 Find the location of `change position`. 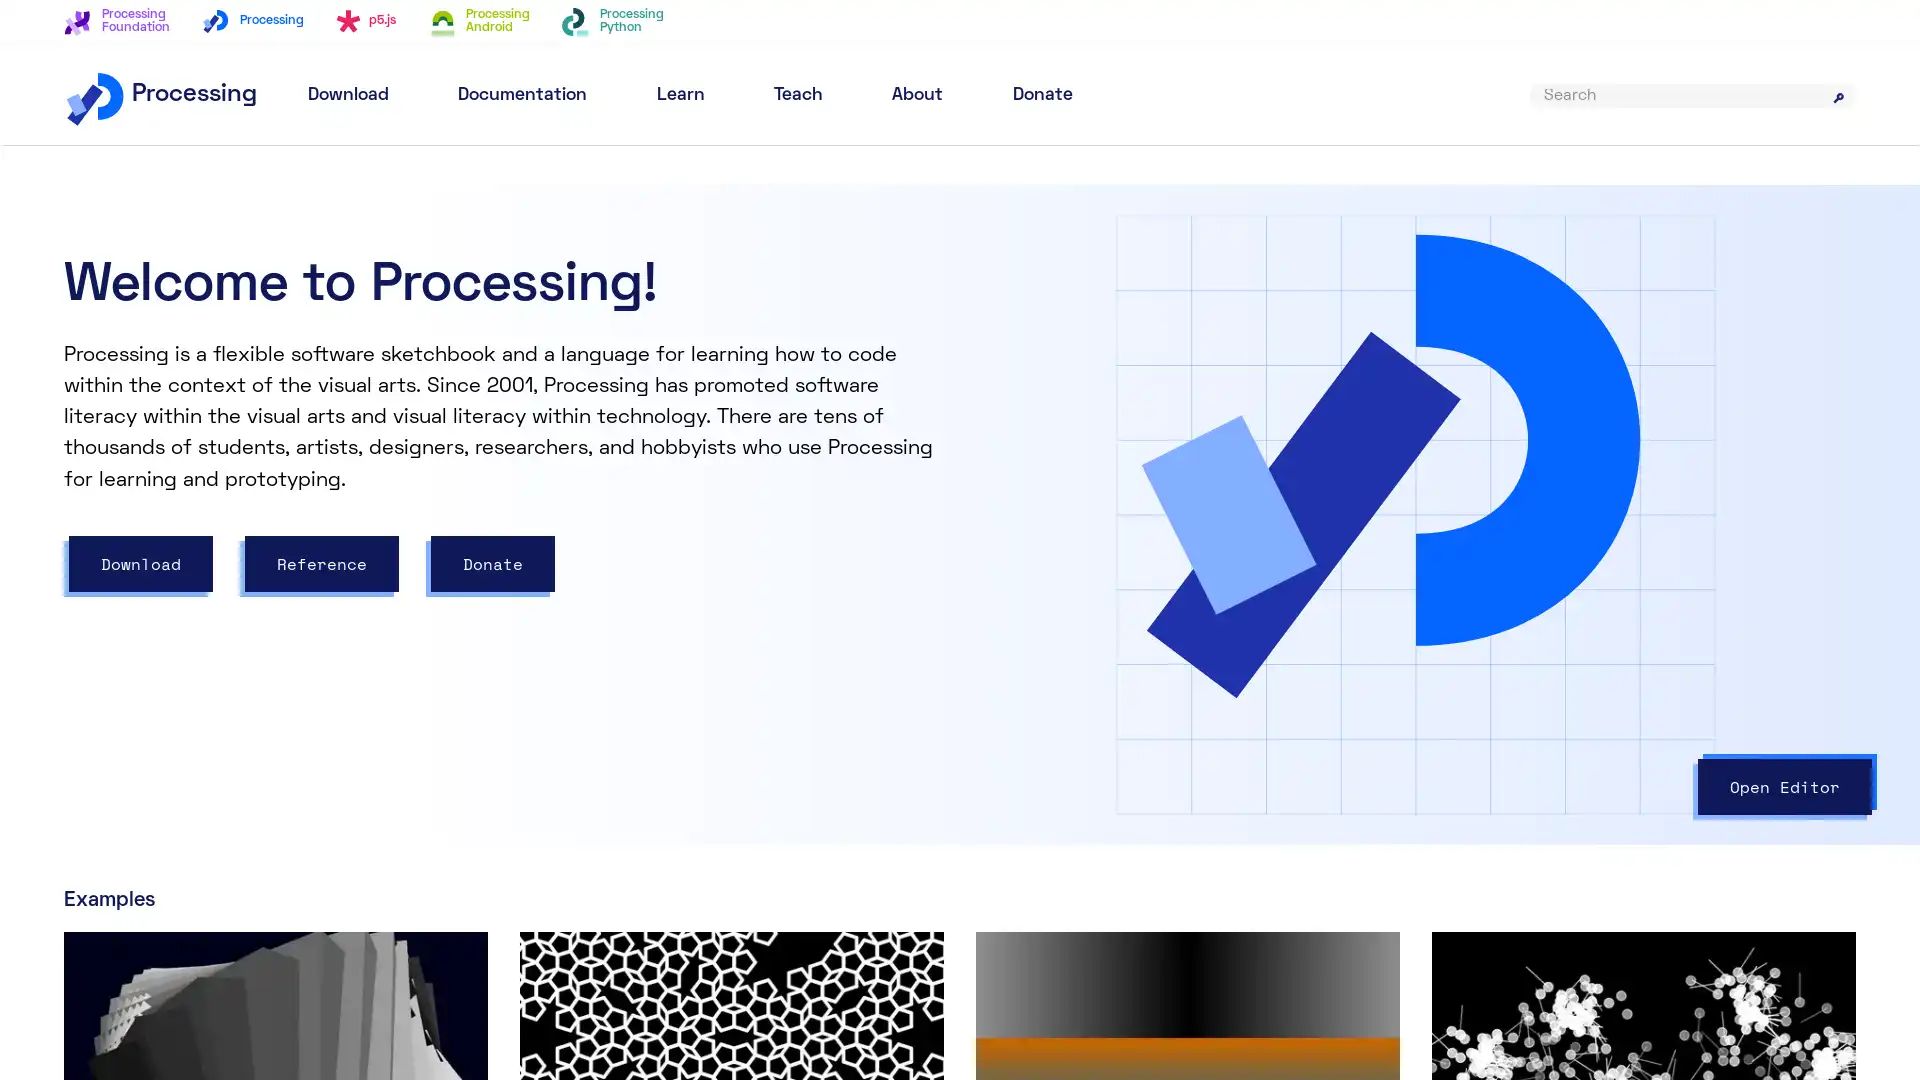

change position is located at coordinates (1148, 479).